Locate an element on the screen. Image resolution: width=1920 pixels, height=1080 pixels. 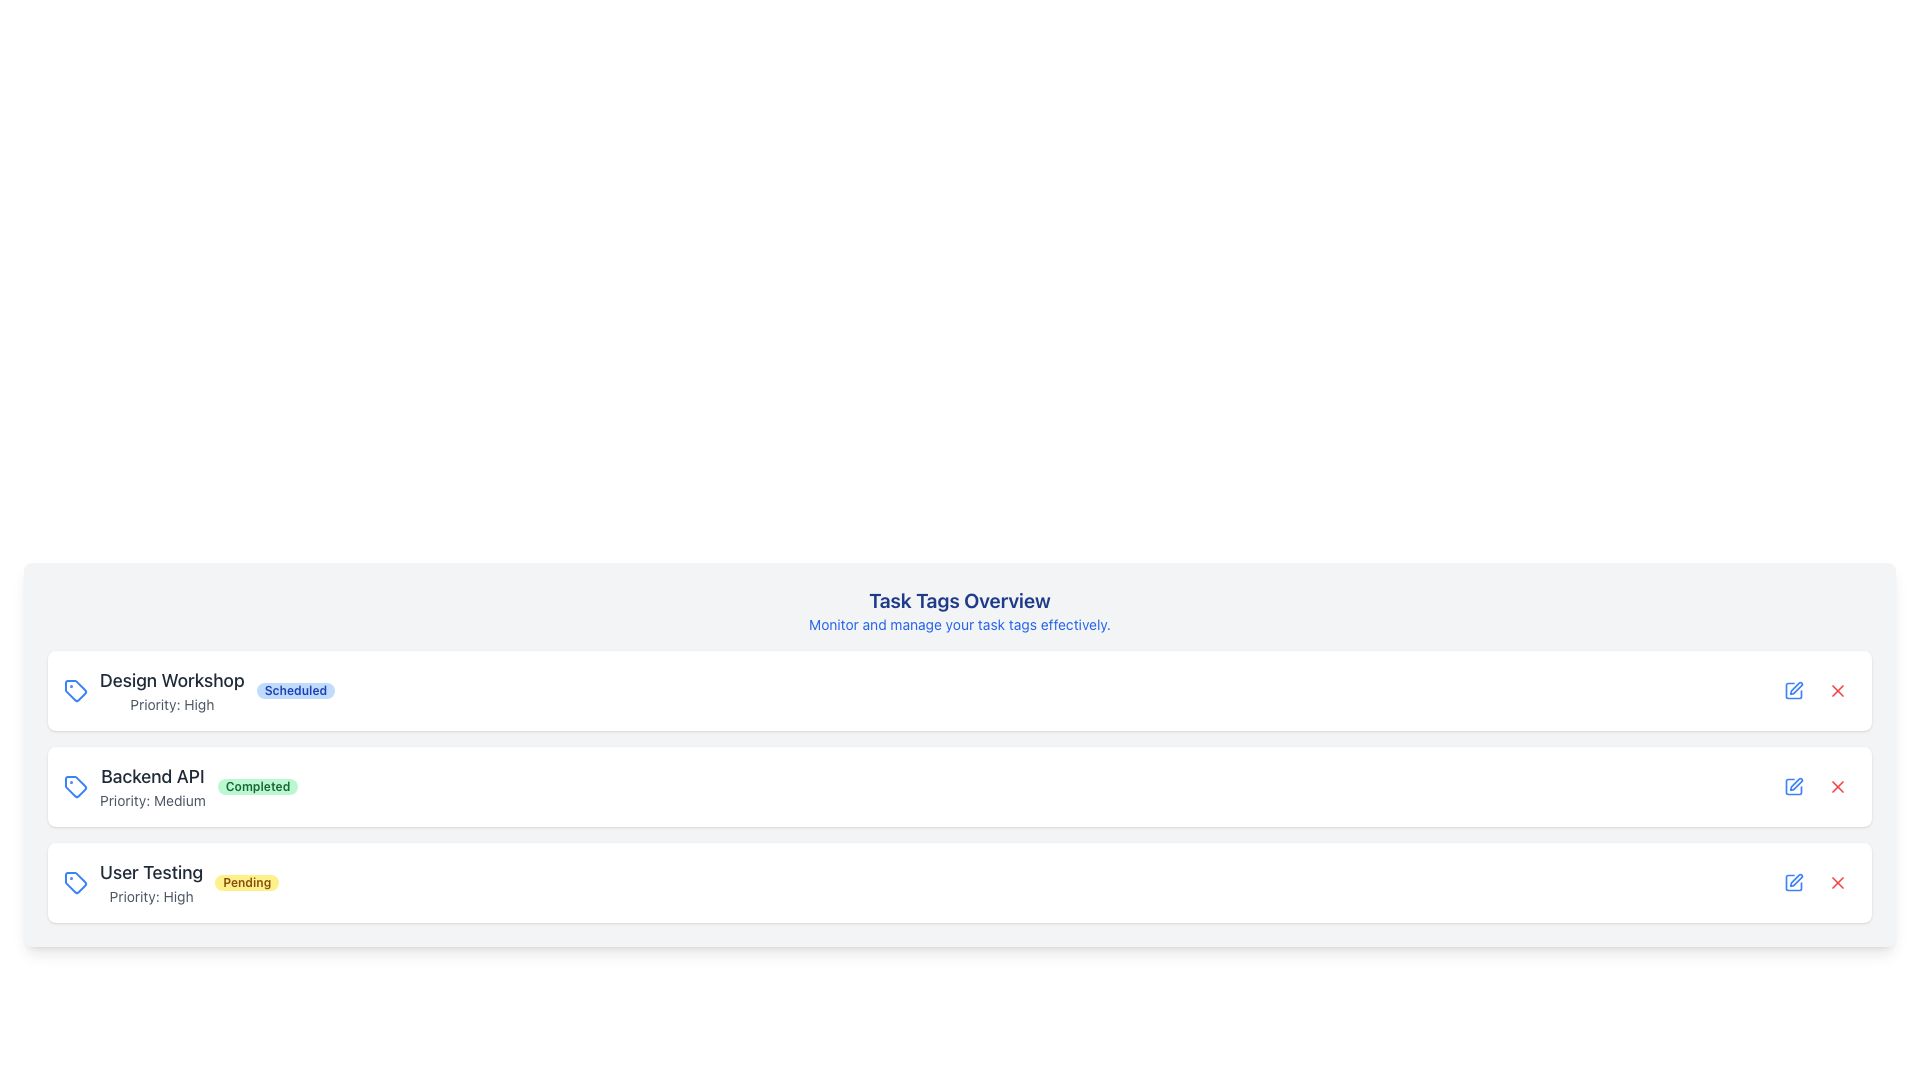
the red outlined cross-shaped icon located on the far right of the third row in the task items list is located at coordinates (1838, 785).